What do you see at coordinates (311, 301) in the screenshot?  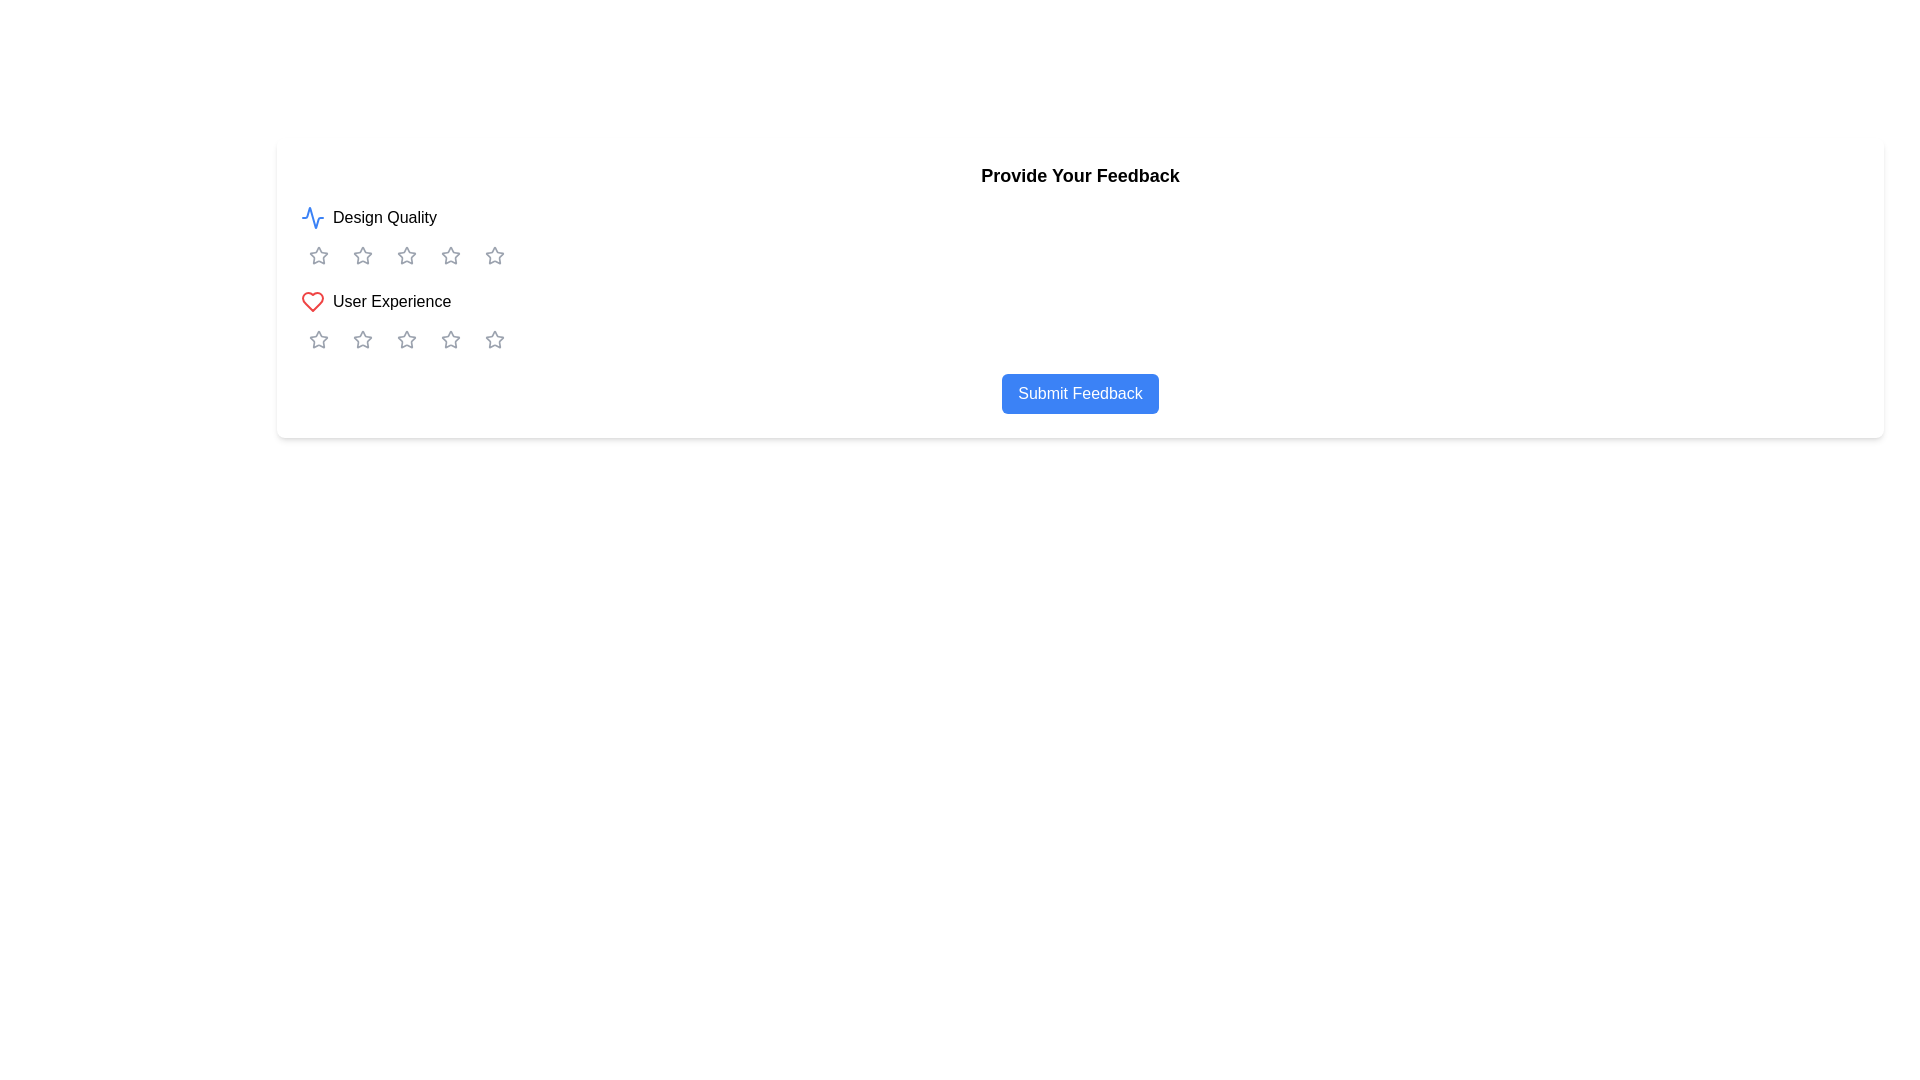 I see `the red heart-shaped icon under the 'User Experience' label in the feedback section, which is part of the rating system` at bounding box center [311, 301].